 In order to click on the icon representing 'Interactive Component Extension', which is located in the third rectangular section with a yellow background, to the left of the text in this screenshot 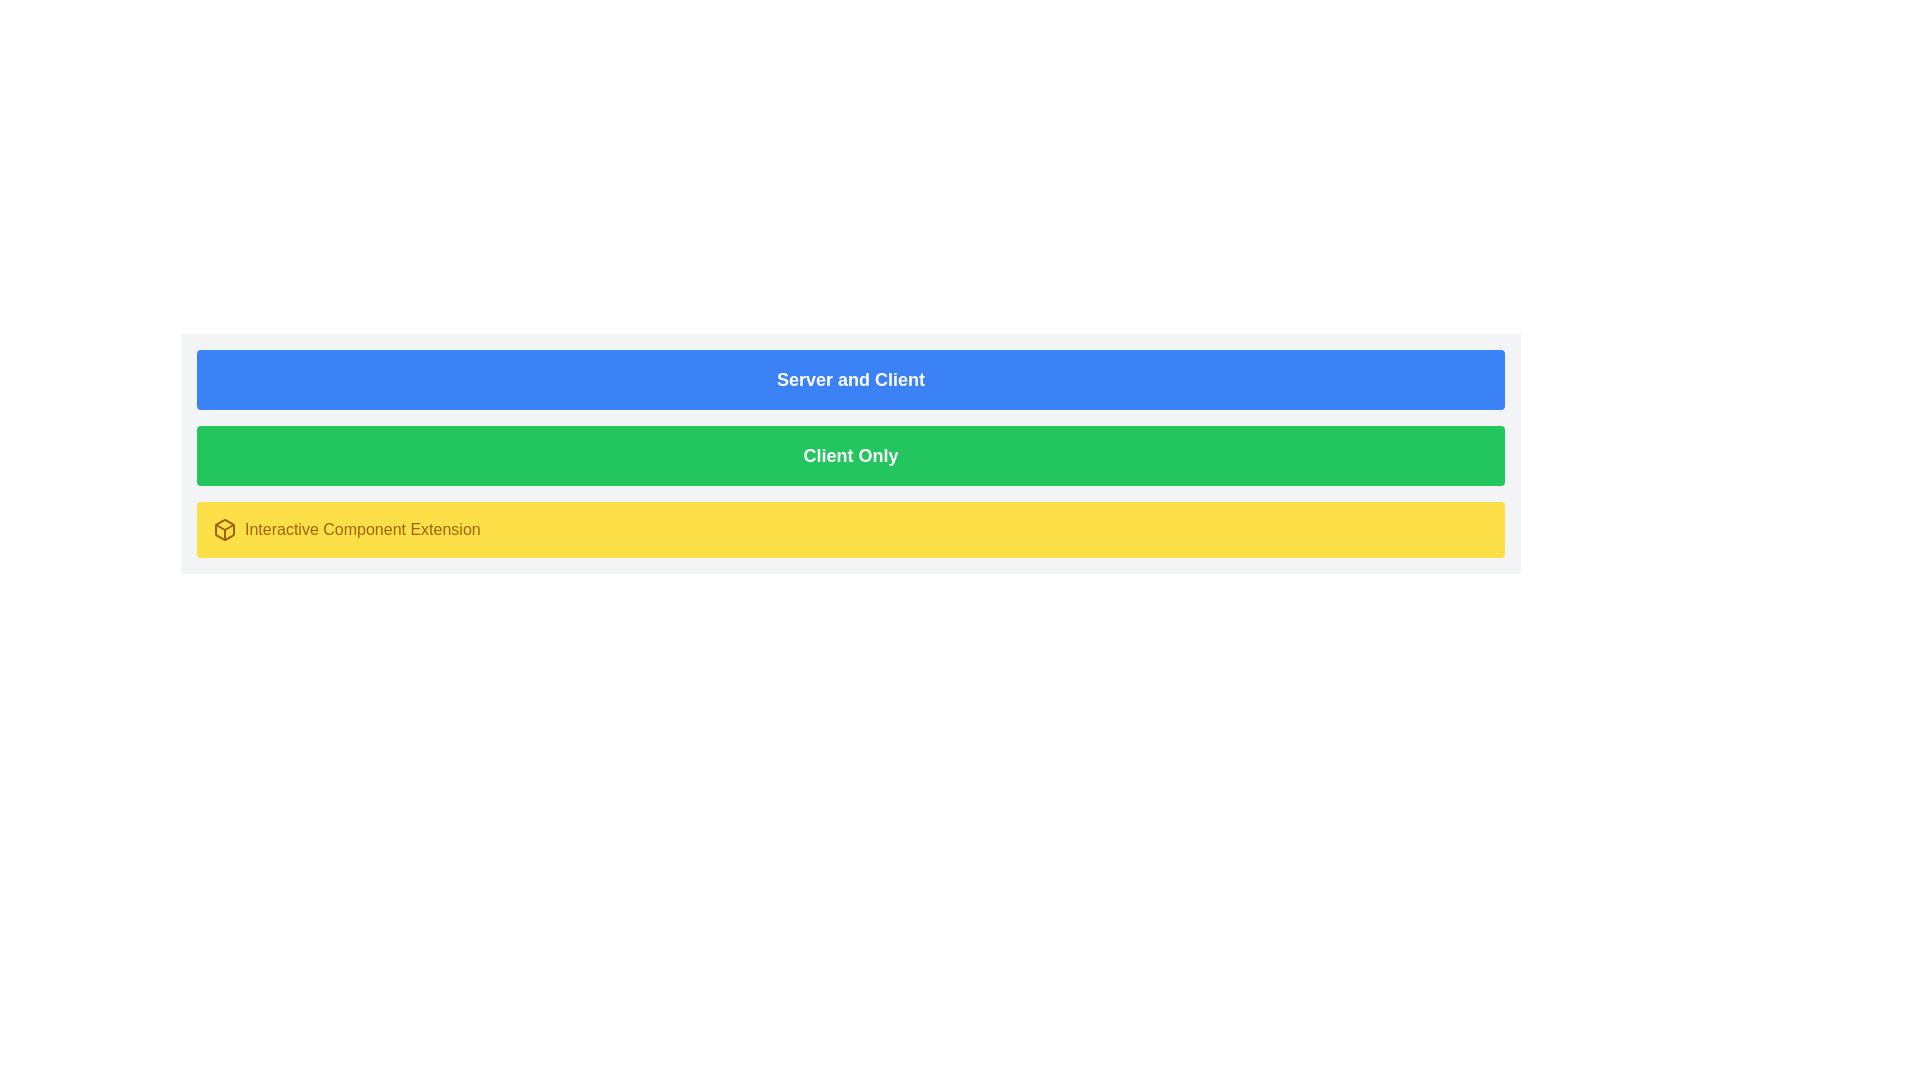, I will do `click(225, 528)`.